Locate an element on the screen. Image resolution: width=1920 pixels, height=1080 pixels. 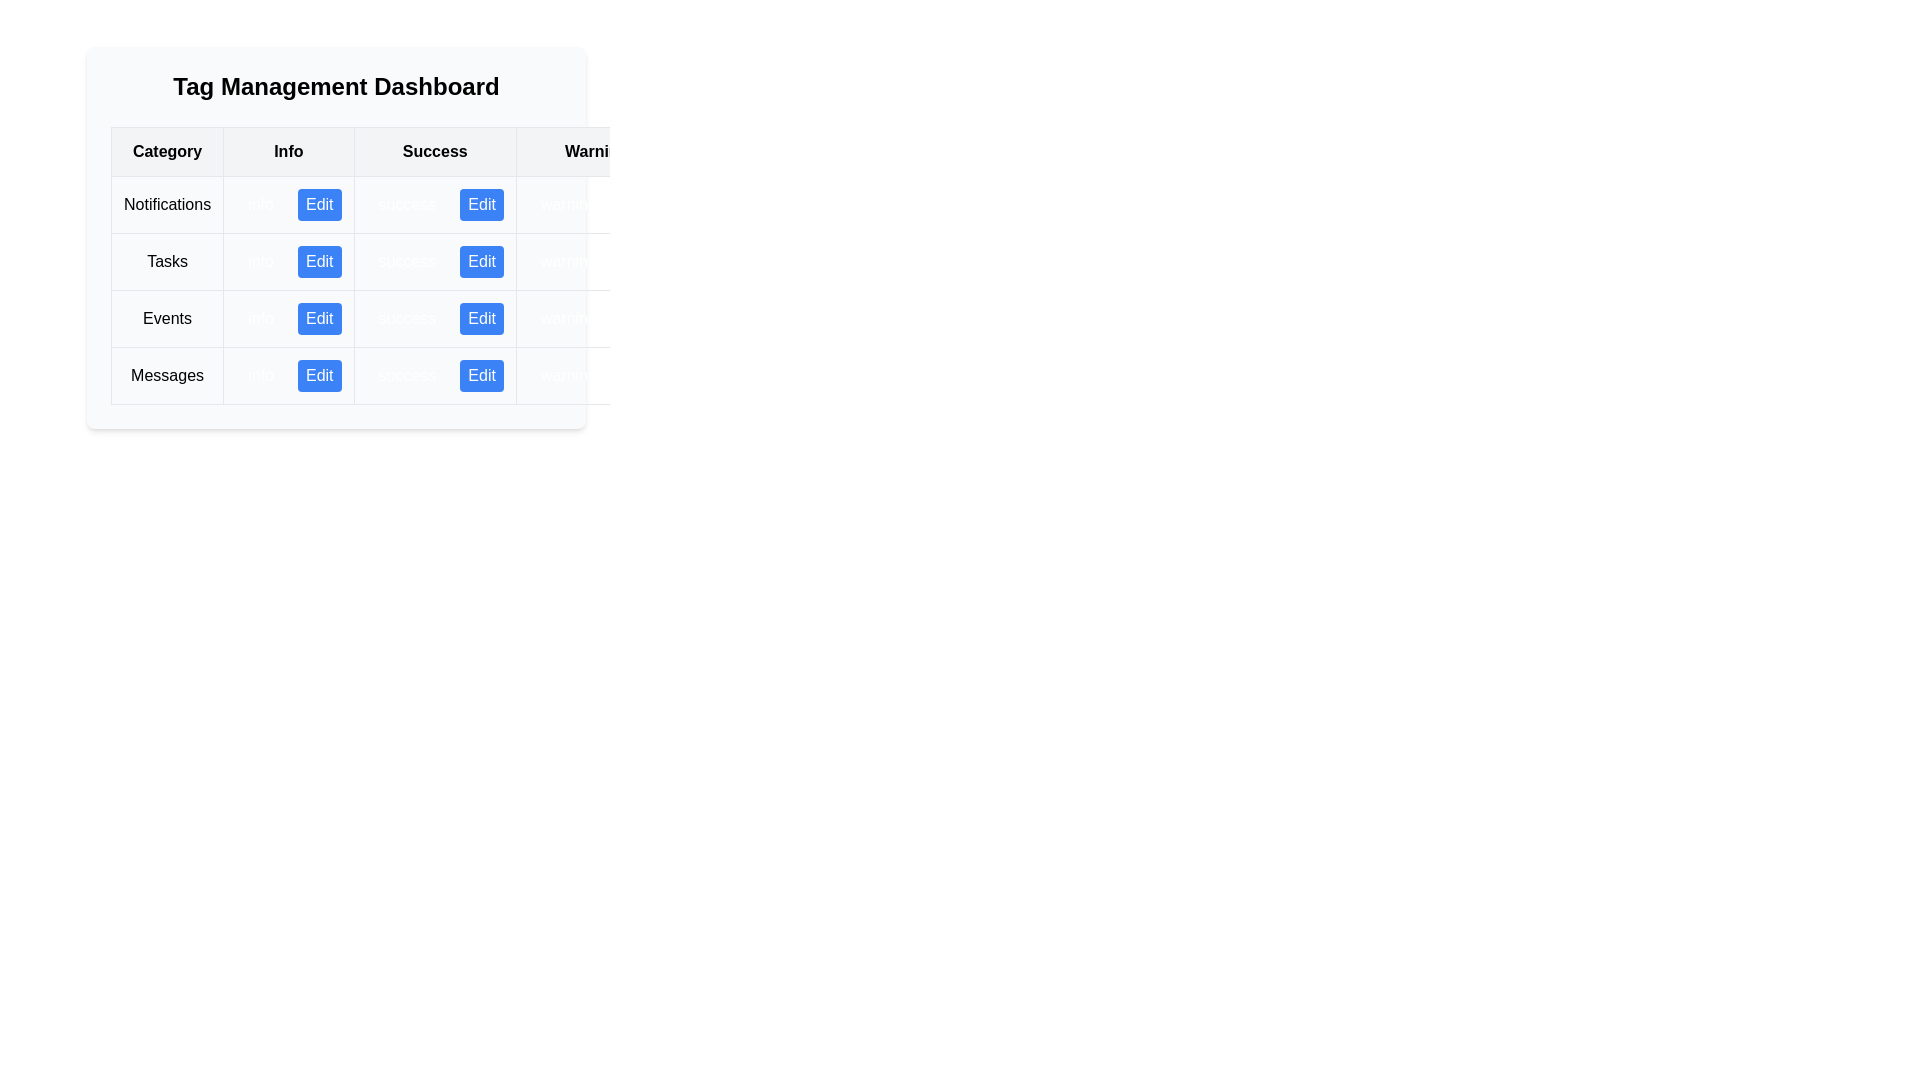
the rectangular blue 'Edit' button located in the fourth row of the table under the 'Success' column is located at coordinates (482, 375).